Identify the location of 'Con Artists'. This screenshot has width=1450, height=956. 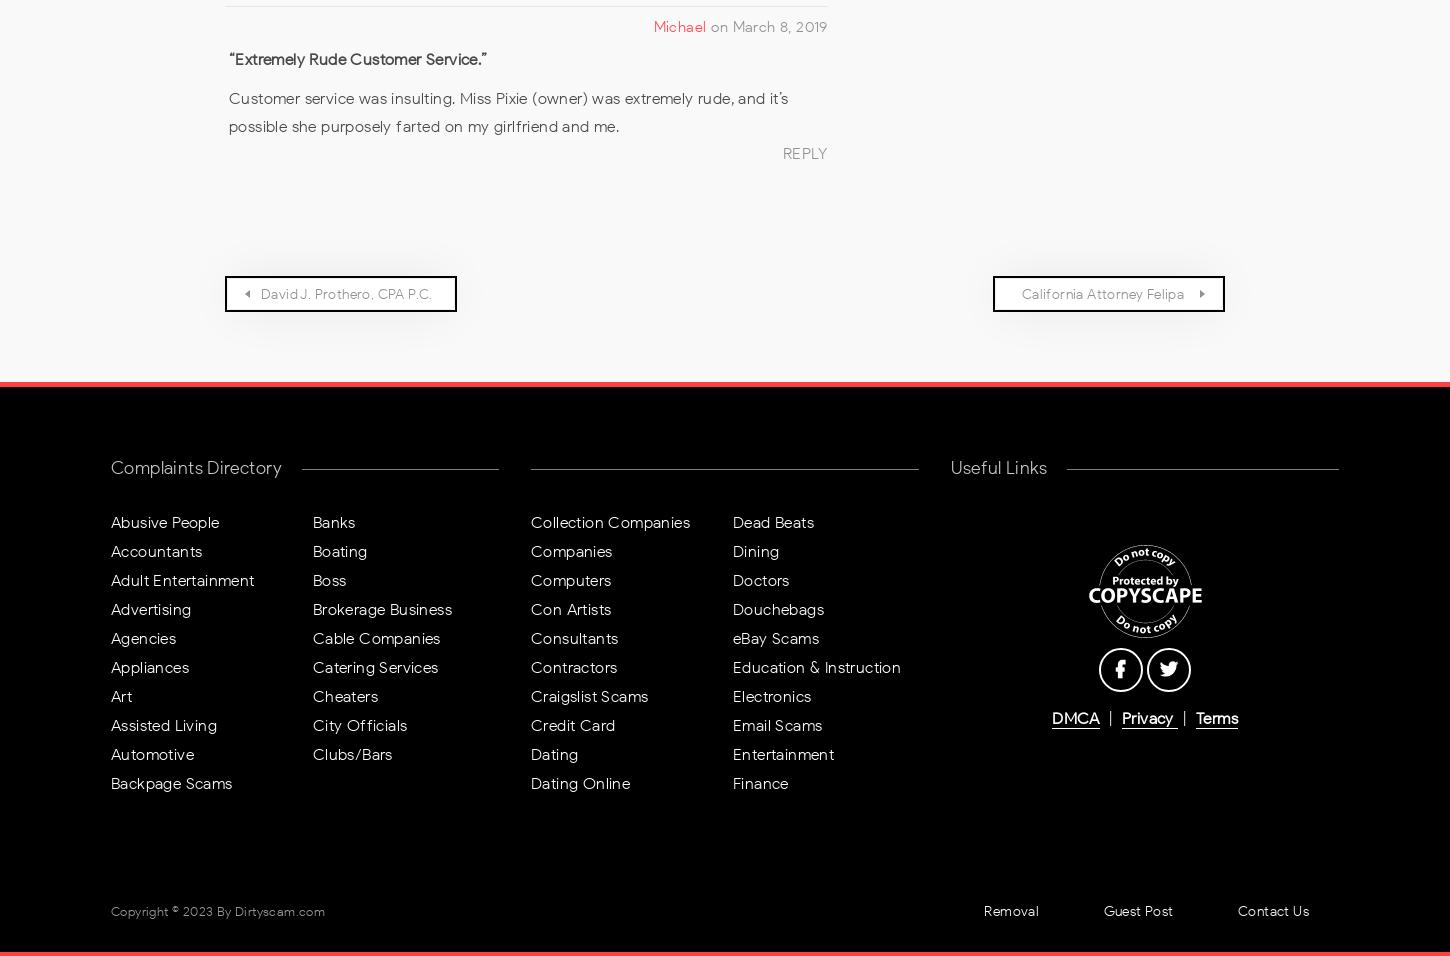
(571, 608).